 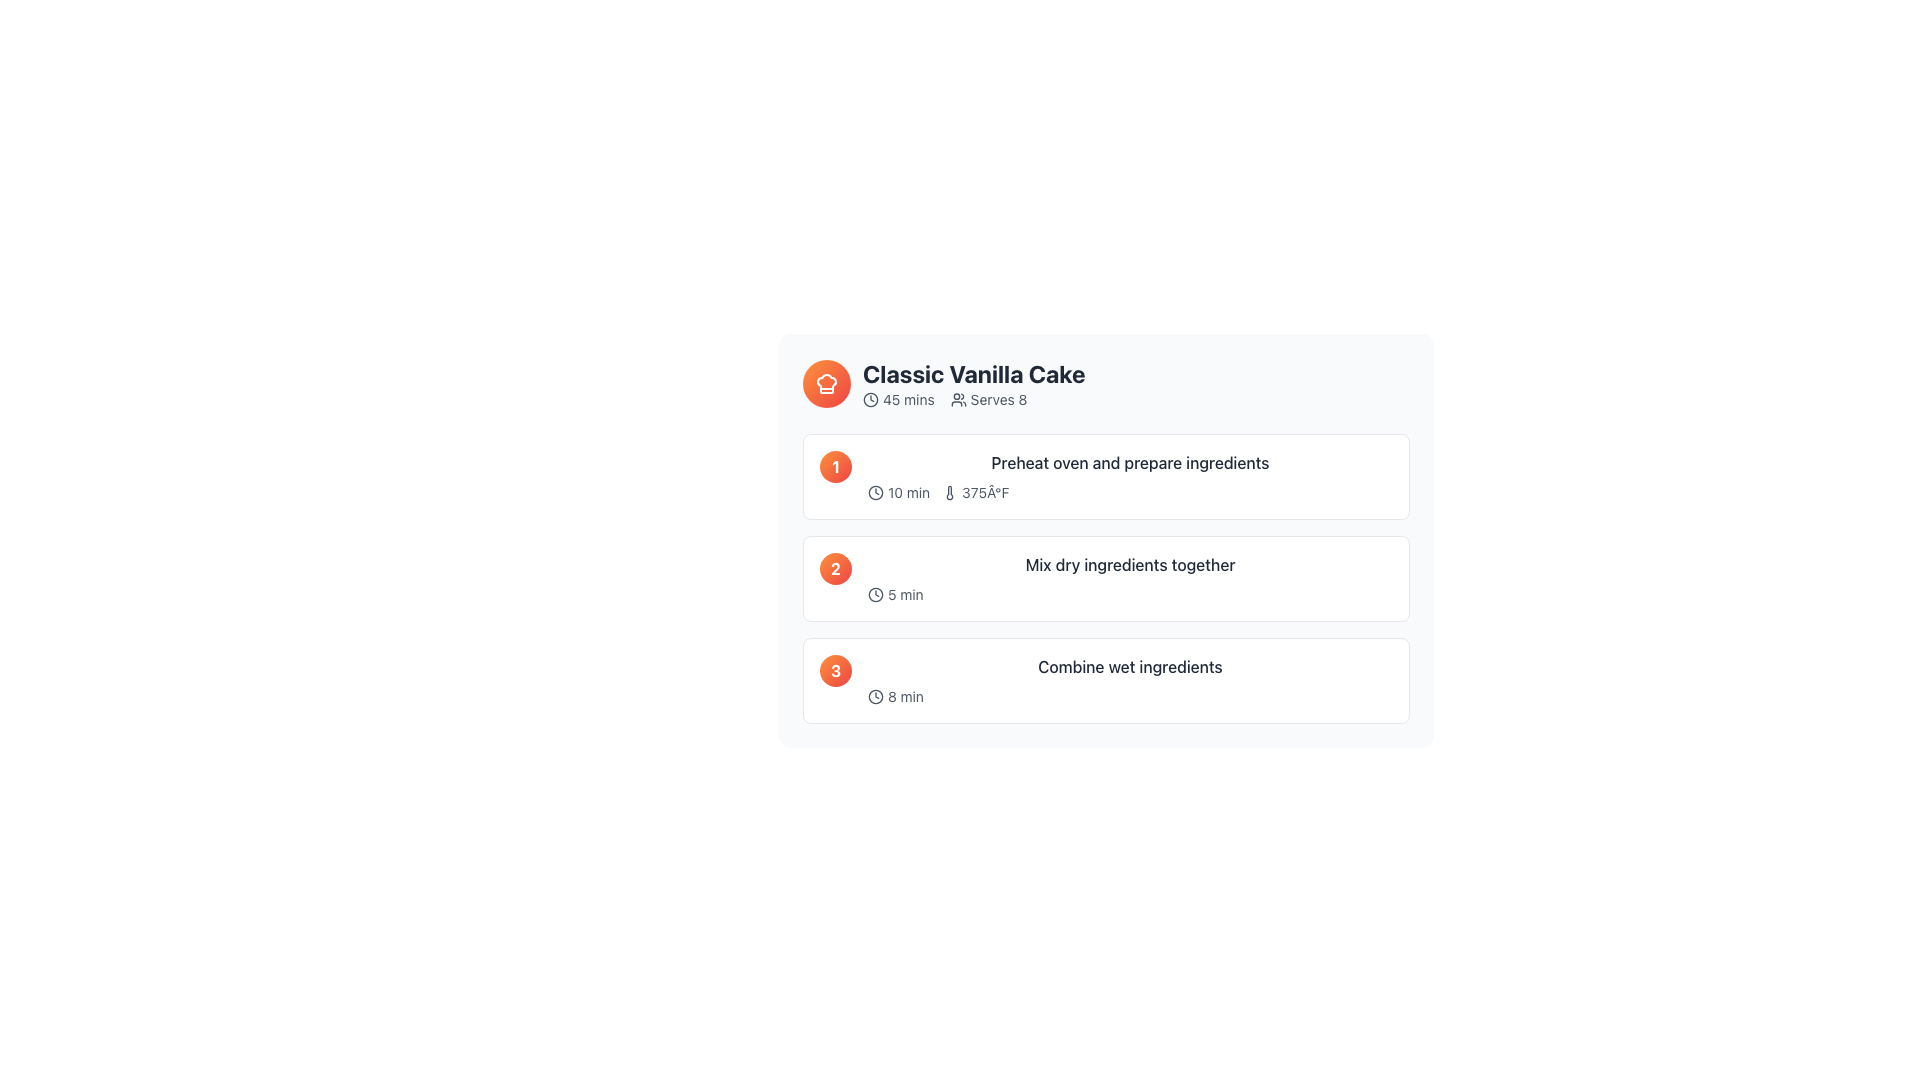 I want to click on text of the main title Text Label, which is prominently displayed at the top of the associated content area, so click(x=974, y=374).